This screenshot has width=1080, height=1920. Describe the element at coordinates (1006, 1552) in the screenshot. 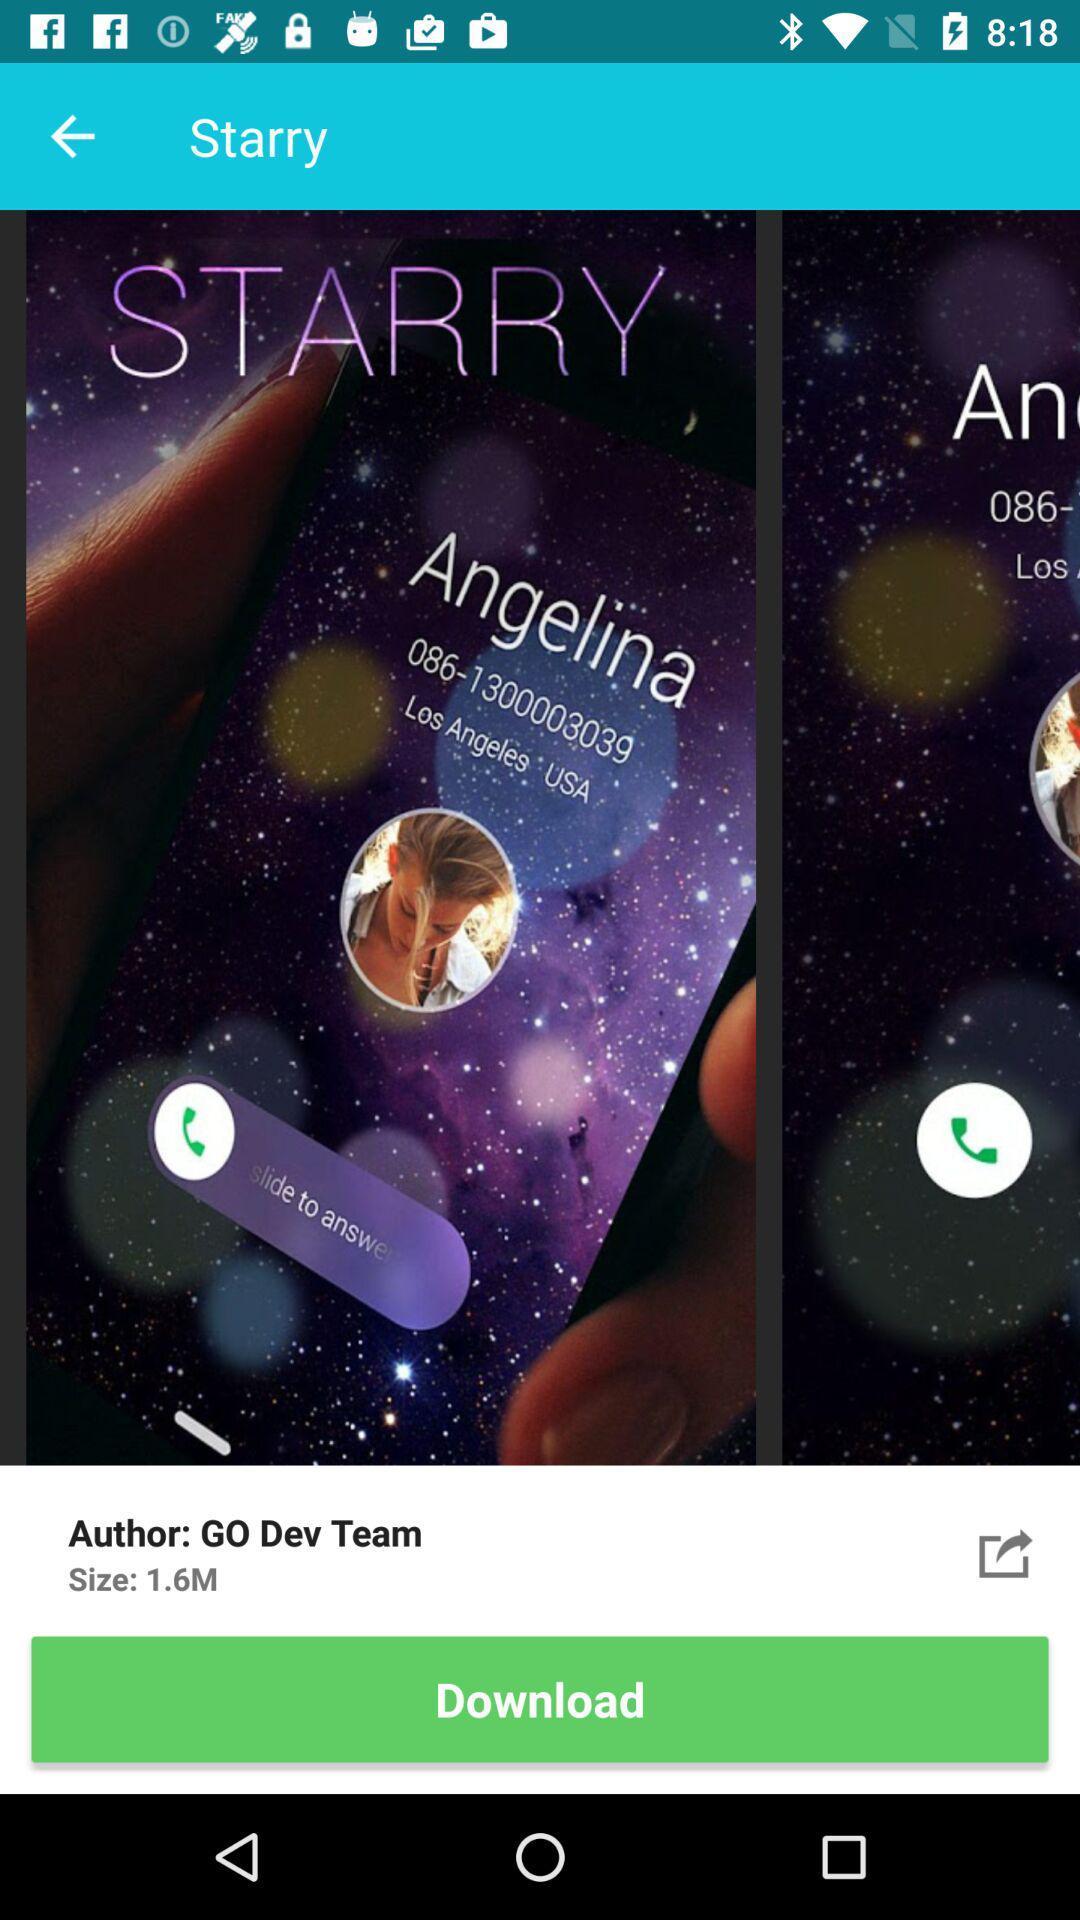

I see `the launch icon` at that location.